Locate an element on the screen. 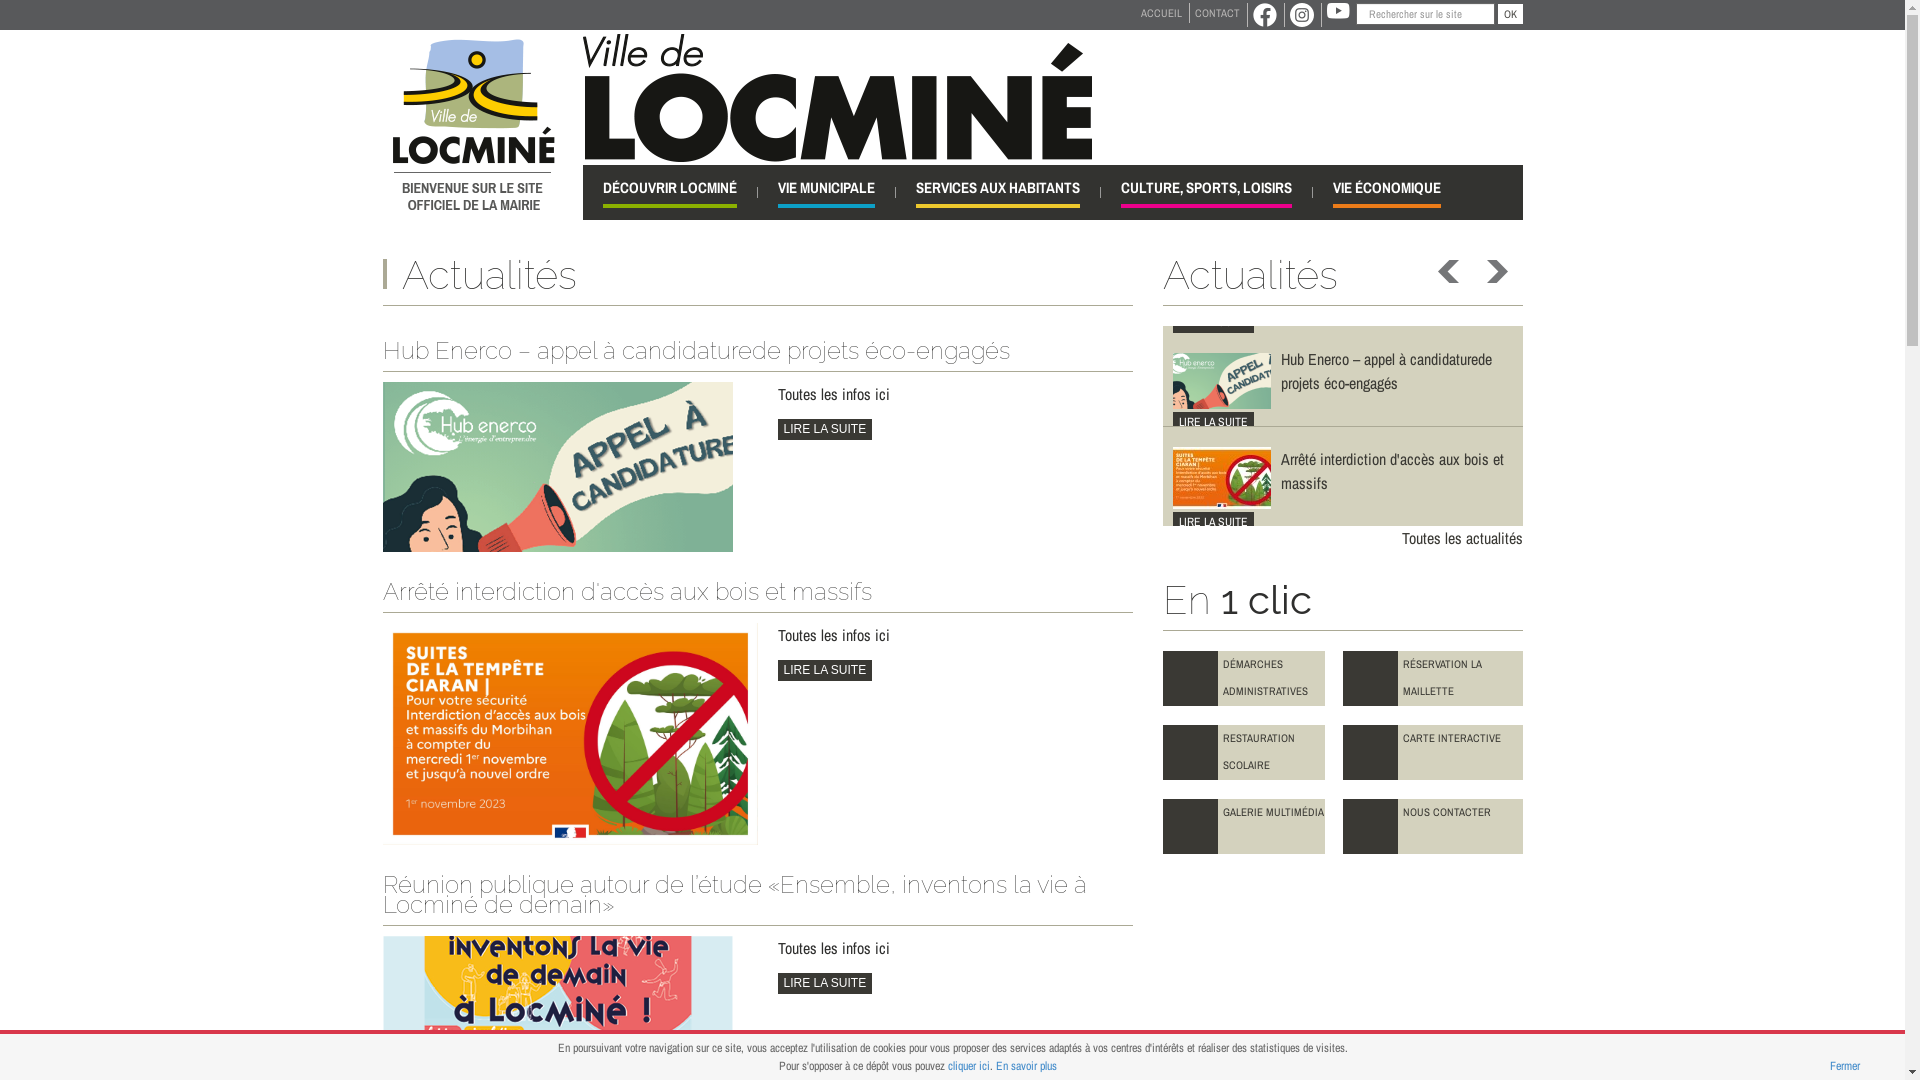  'Previous' is located at coordinates (1450, 272).